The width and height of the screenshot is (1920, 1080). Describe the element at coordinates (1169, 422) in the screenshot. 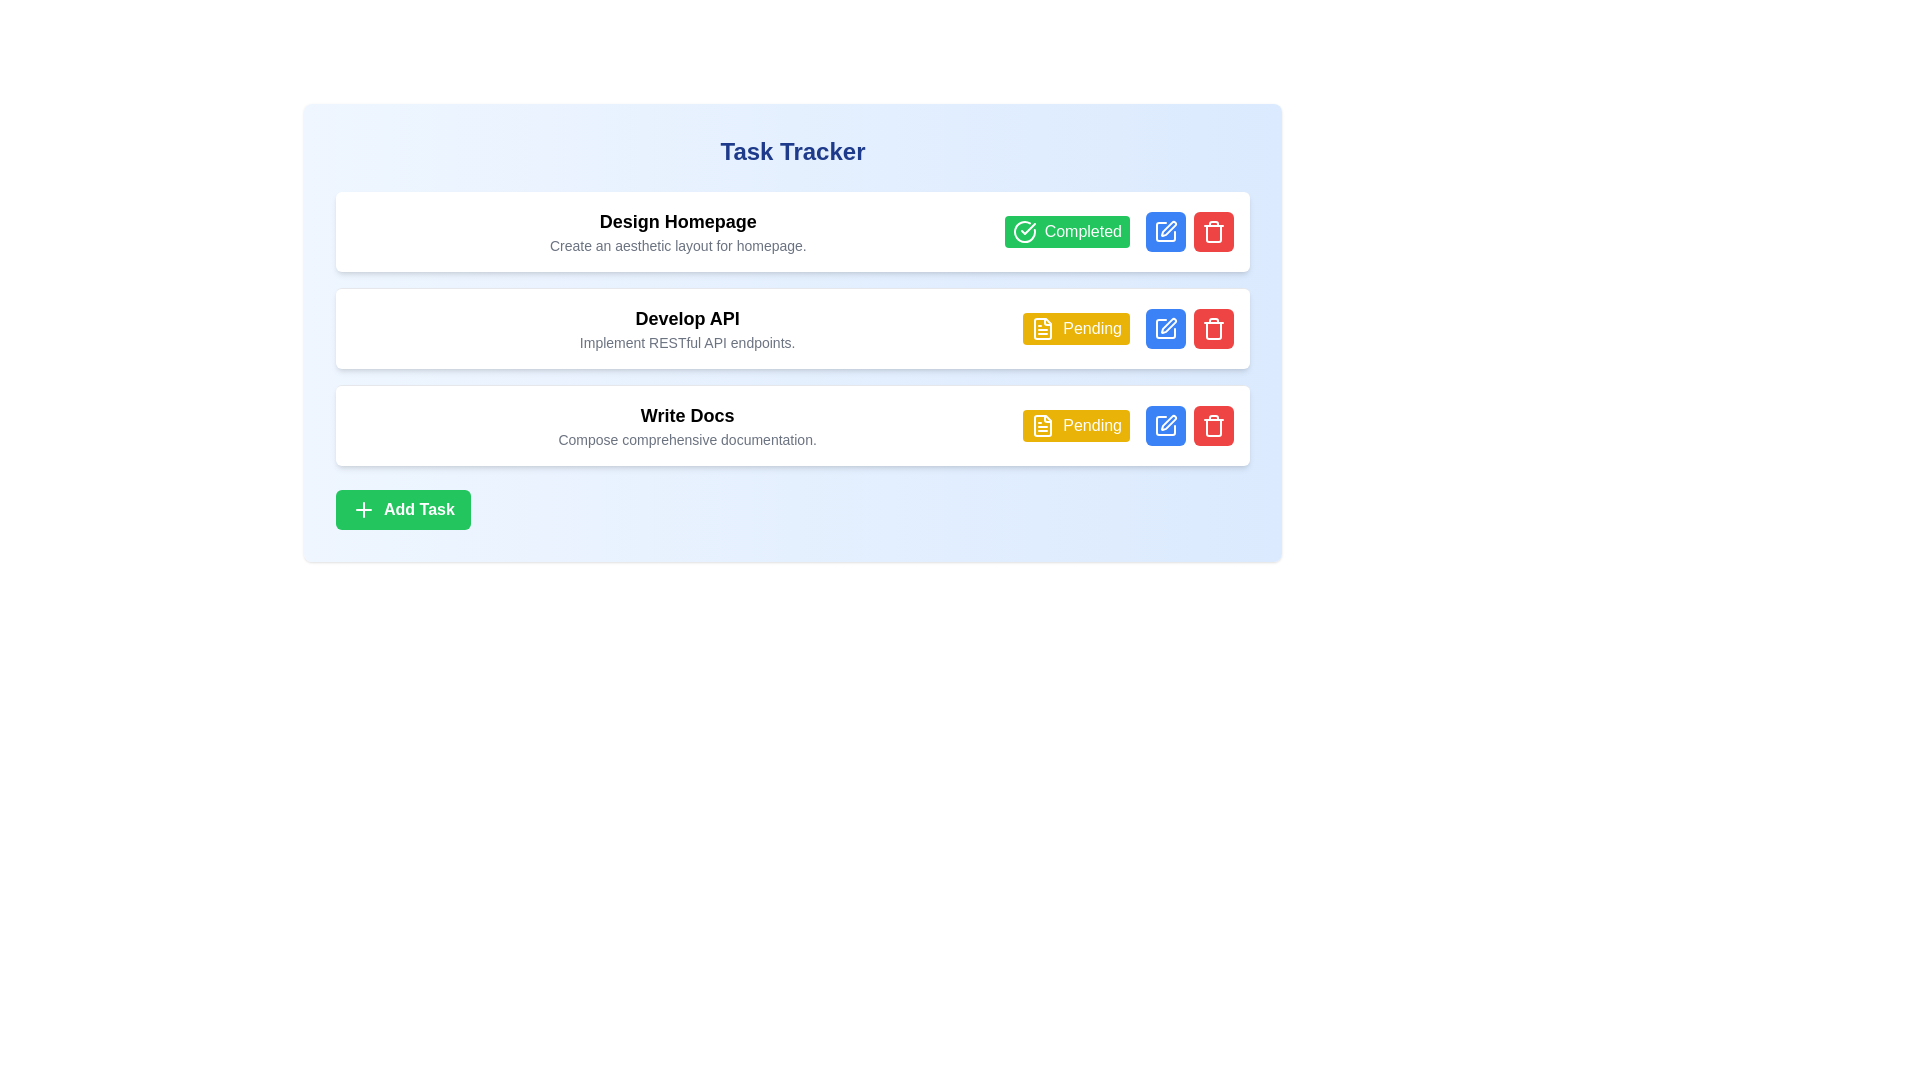

I see `the pencil icon representing the edit functionality for the 'Write Docs' task, located between the yellow document icon and the red trash bin icon` at that location.